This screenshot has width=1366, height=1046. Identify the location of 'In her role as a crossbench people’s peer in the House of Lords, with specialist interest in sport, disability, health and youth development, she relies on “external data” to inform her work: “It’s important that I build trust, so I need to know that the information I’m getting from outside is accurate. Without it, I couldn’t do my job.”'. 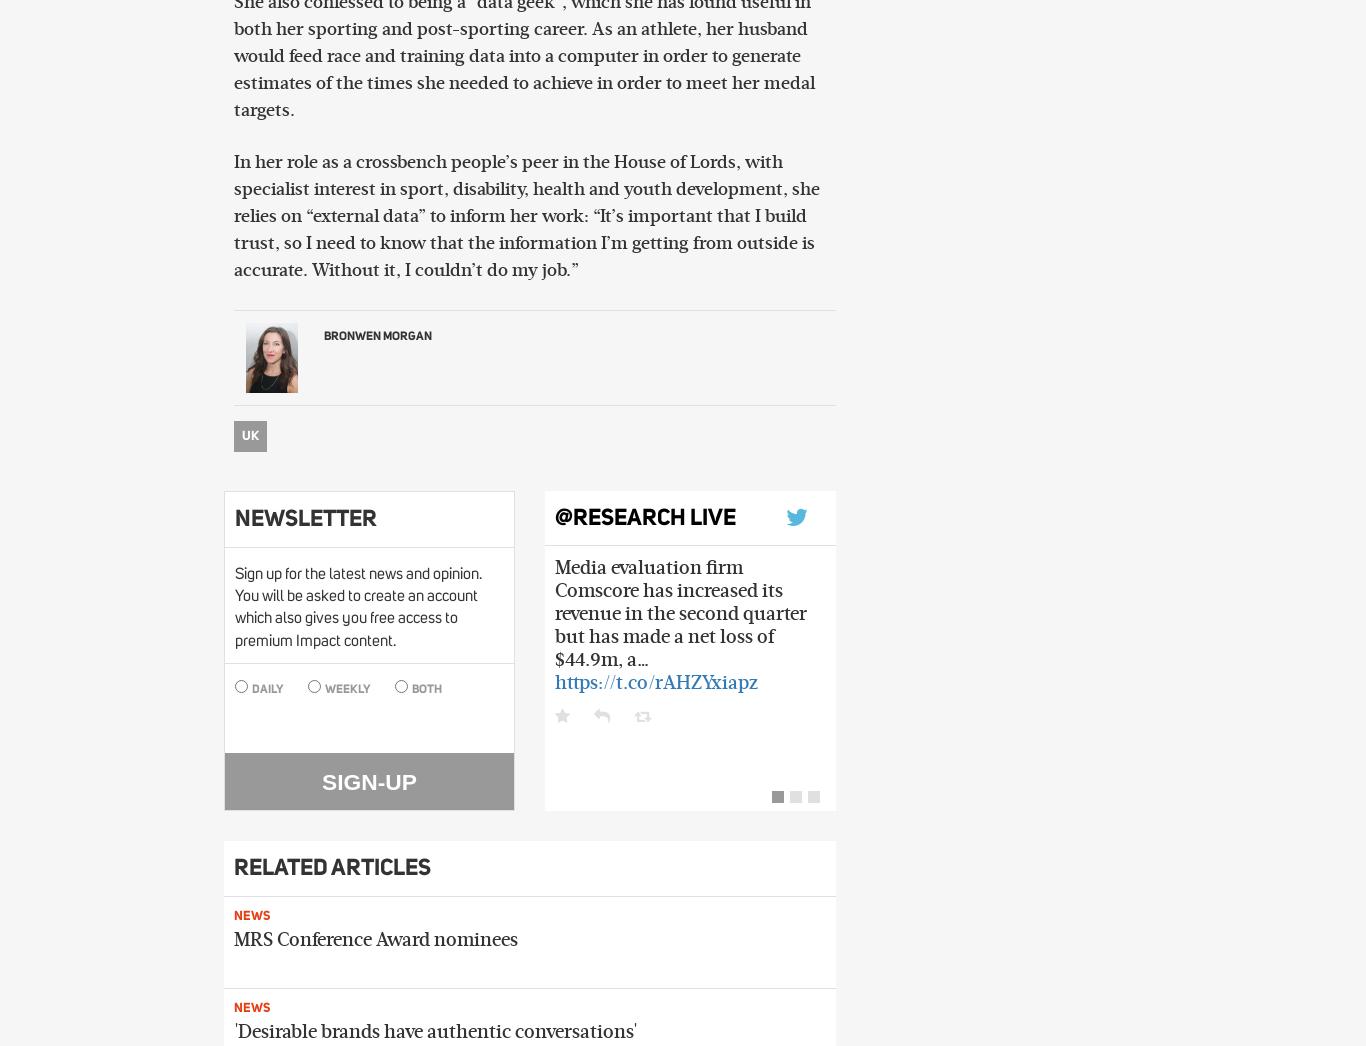
(233, 216).